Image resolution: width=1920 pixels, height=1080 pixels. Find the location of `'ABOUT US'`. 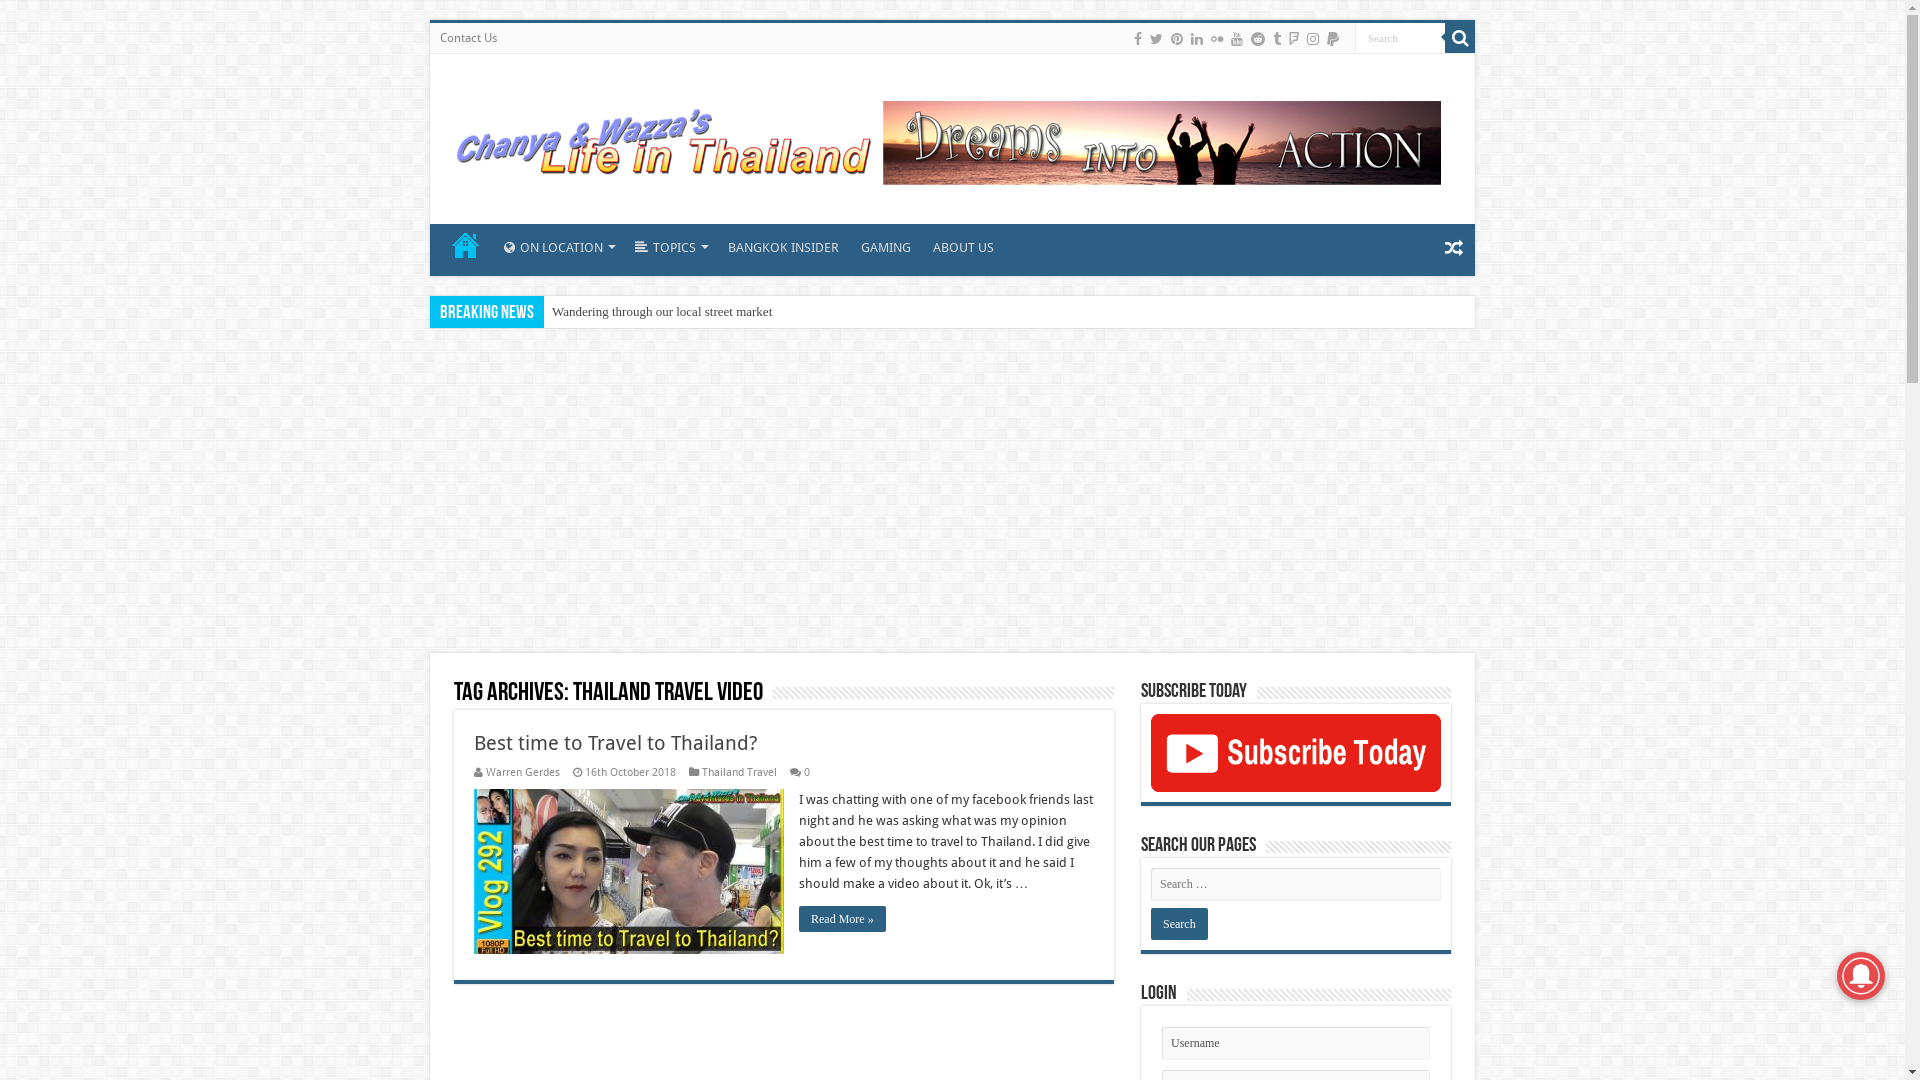

'ABOUT US' is located at coordinates (920, 244).